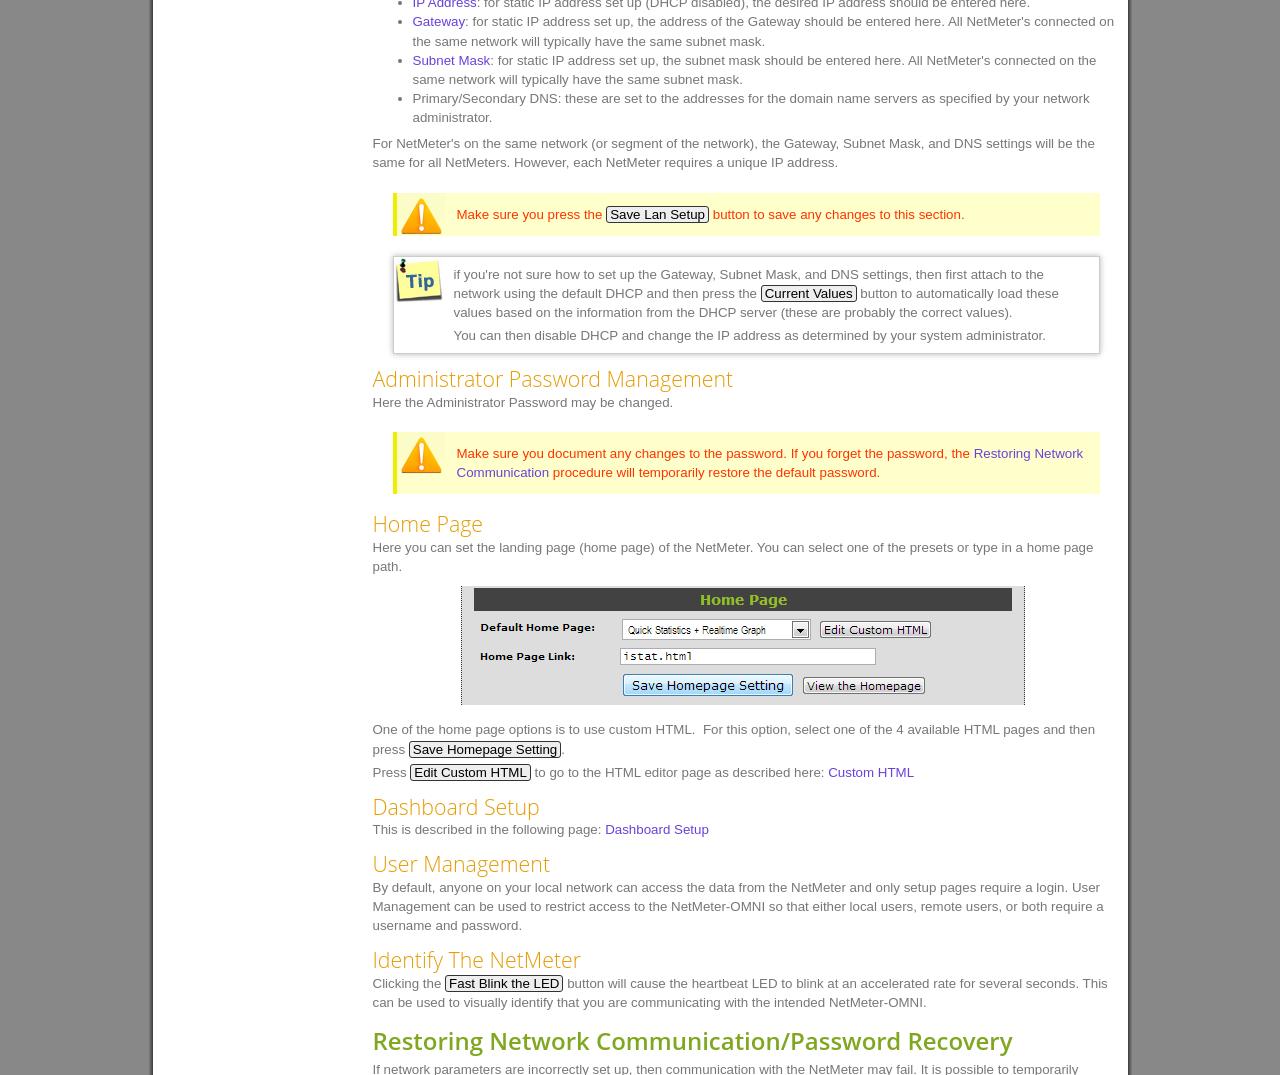 The width and height of the screenshot is (1280, 1075). Describe the element at coordinates (731, 556) in the screenshot. I see `'Here you can set the landing page (home page) of the NetMeter. You can select one of the presets or type in a home page path.'` at that location.